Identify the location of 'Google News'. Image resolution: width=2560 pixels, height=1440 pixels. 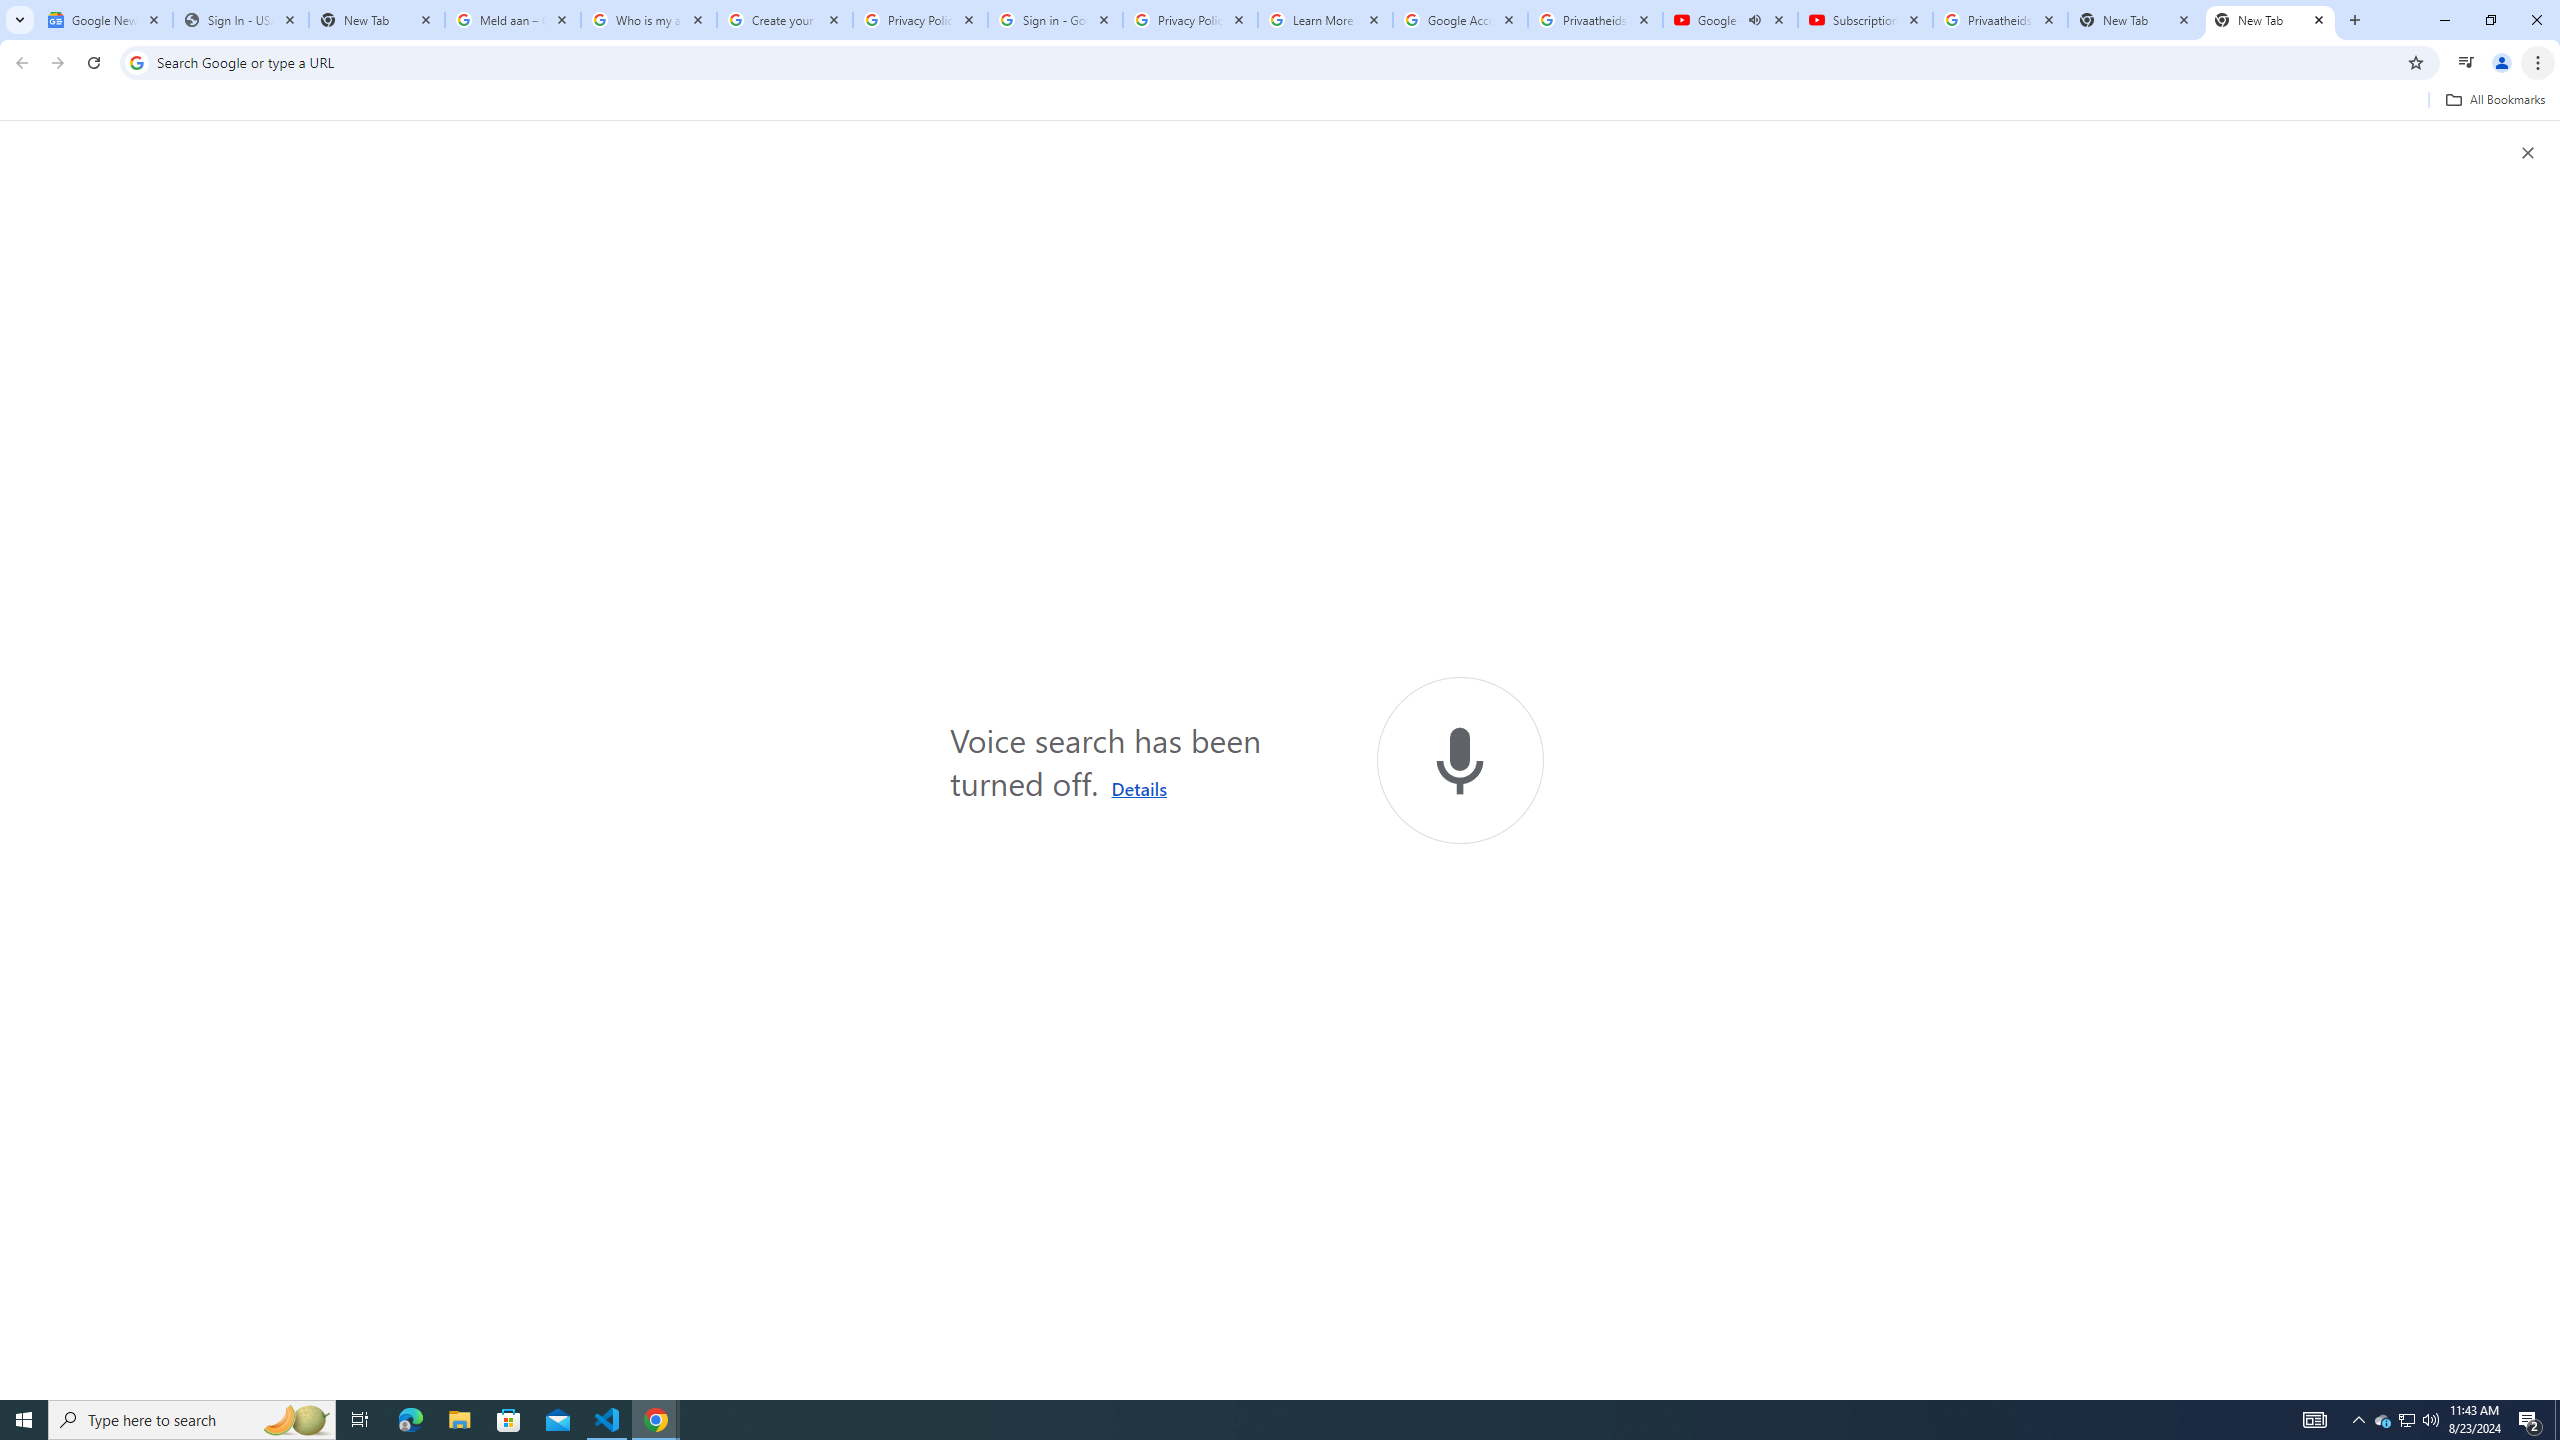
(103, 19).